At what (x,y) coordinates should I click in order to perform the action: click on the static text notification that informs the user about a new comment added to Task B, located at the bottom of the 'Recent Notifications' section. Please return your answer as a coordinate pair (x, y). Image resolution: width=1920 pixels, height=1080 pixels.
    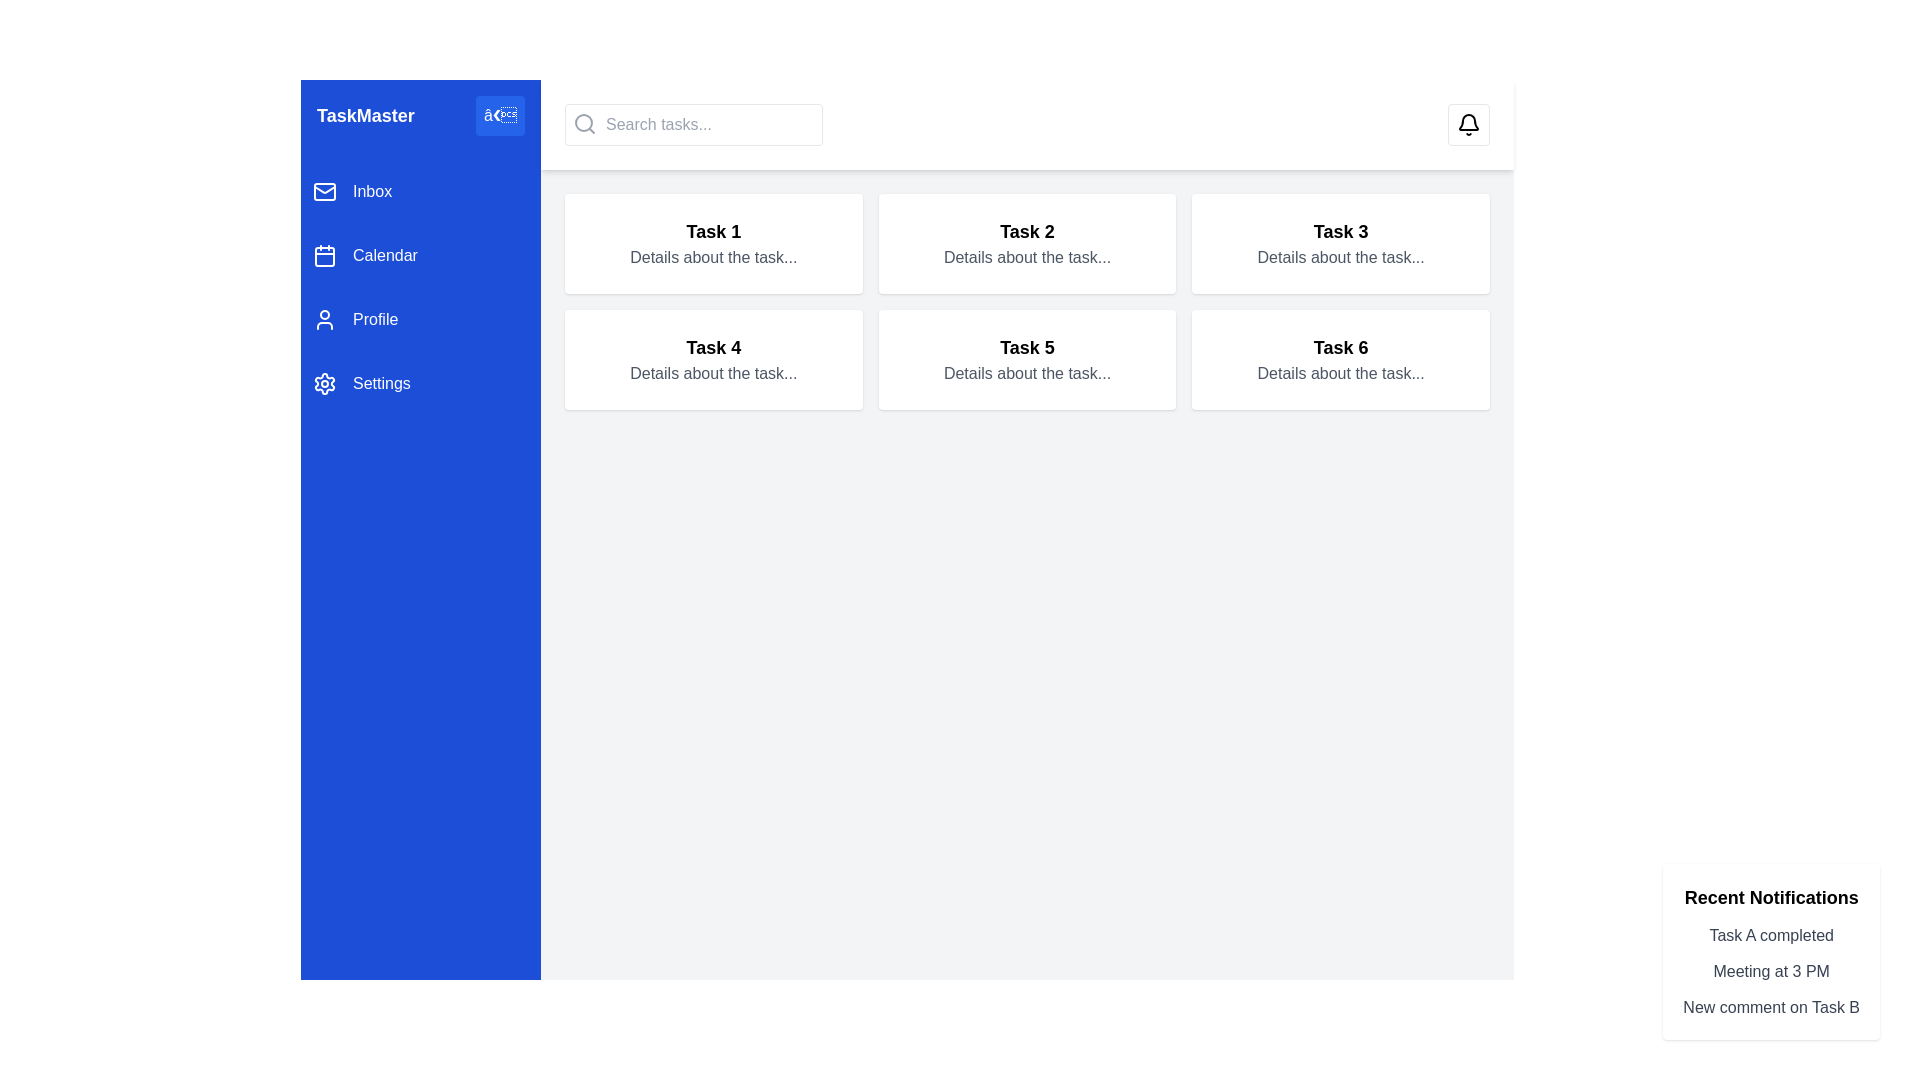
    Looking at the image, I should click on (1771, 1007).